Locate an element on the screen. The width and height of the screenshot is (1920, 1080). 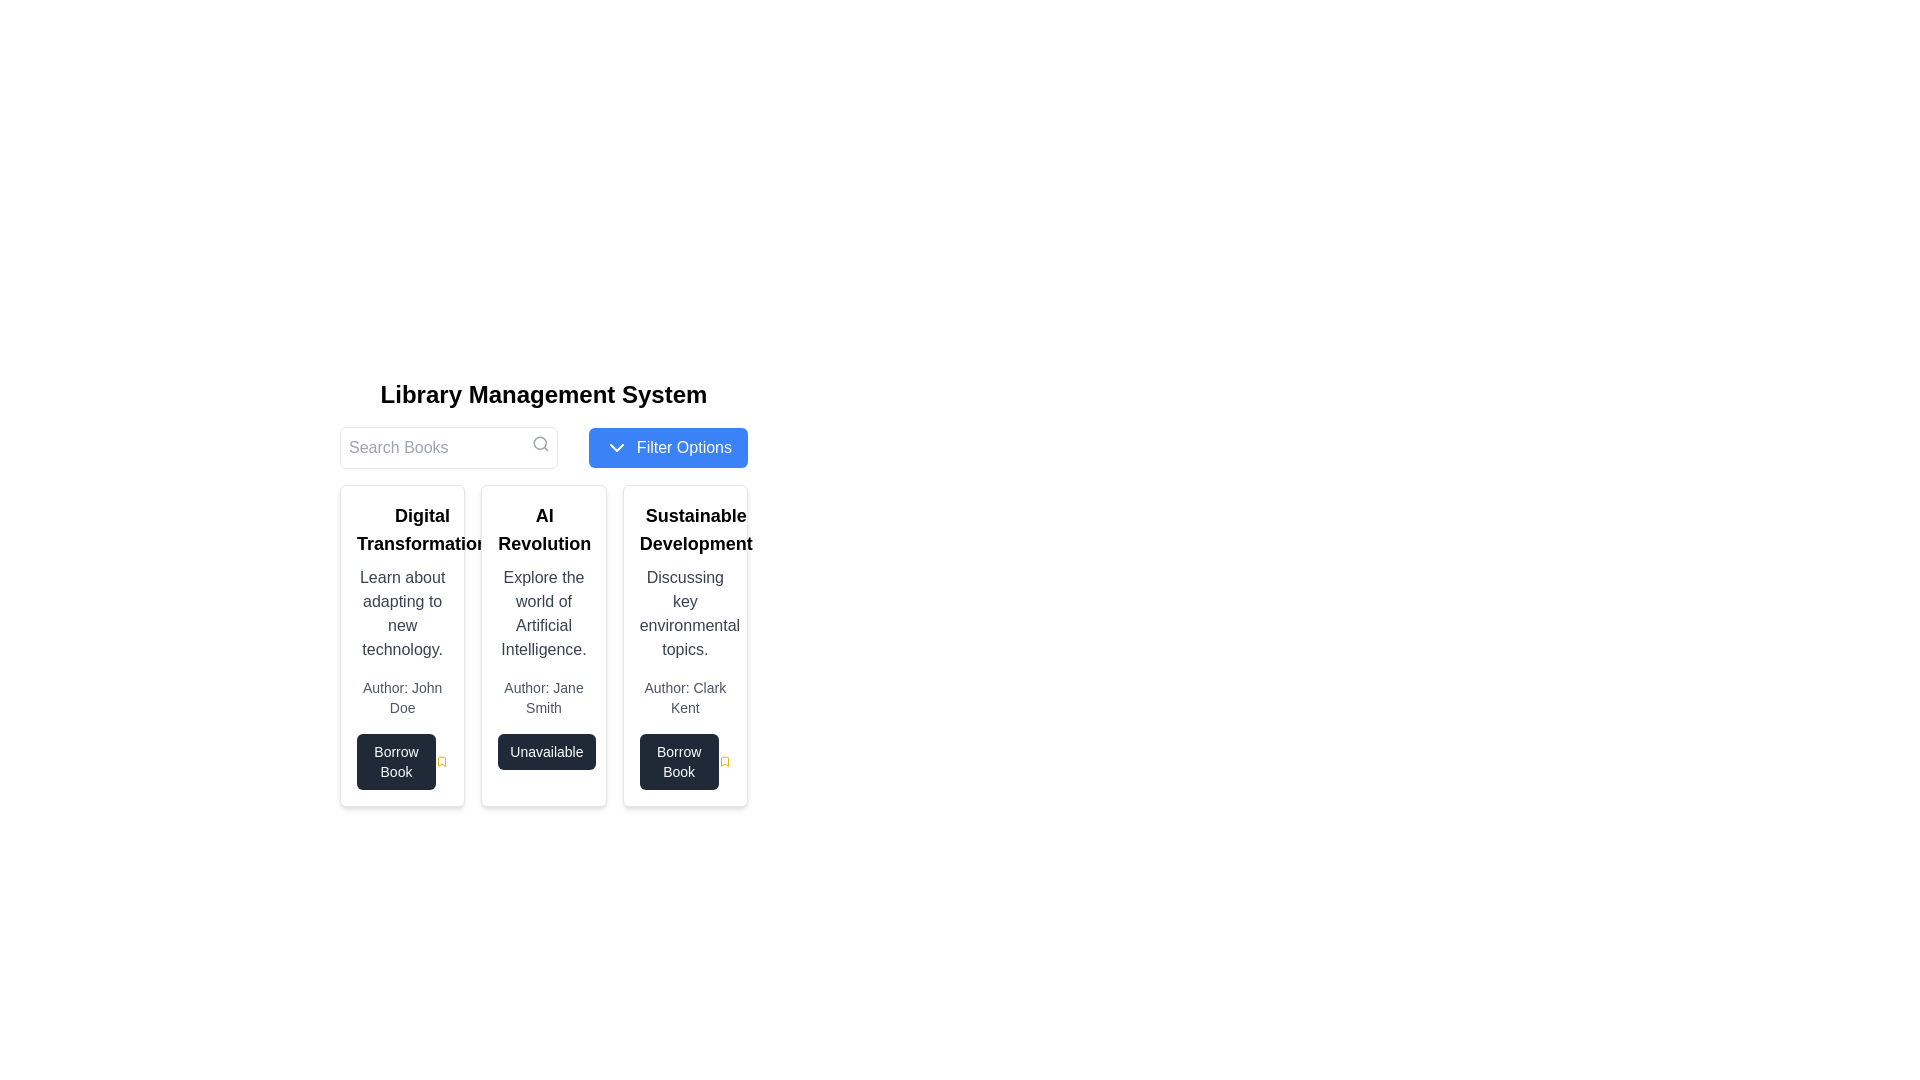
the circular search icon with a magnifying glass representation, located at the rightmost end of the search bar labeled 'Search Books' is located at coordinates (541, 442).